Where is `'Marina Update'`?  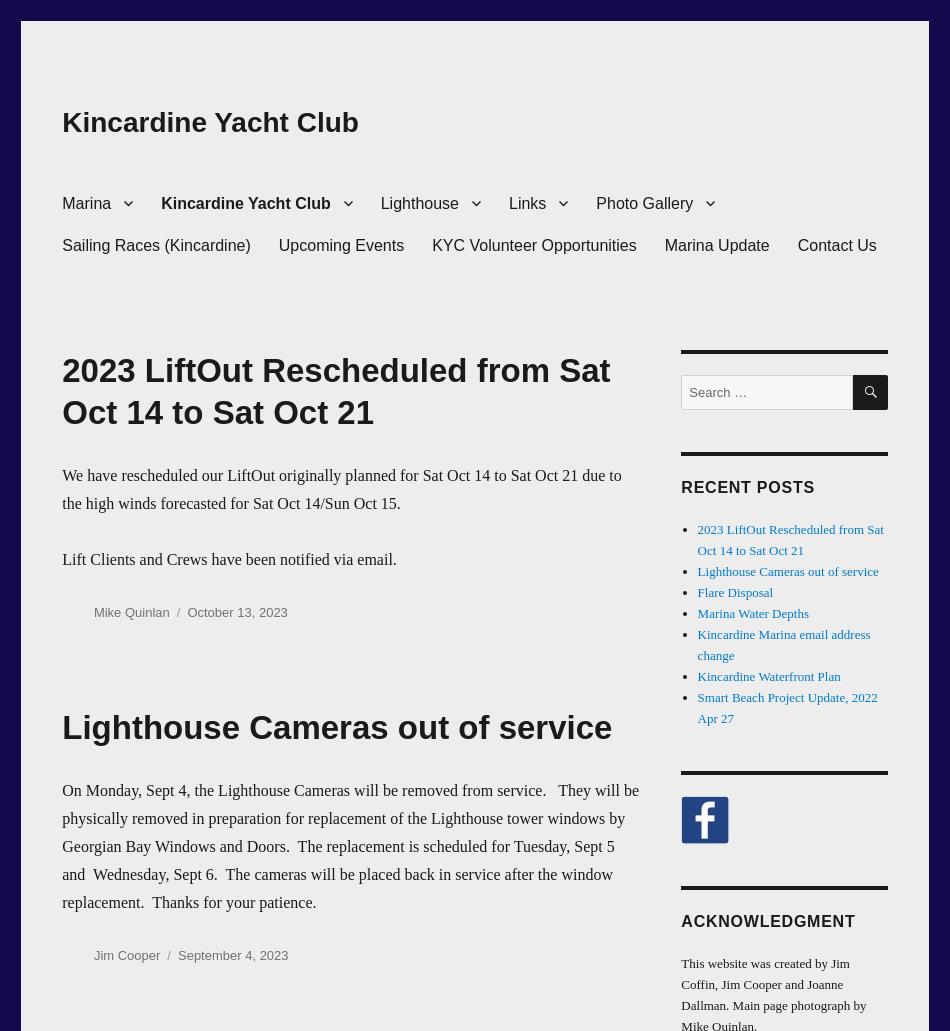
'Marina Update' is located at coordinates (663, 244).